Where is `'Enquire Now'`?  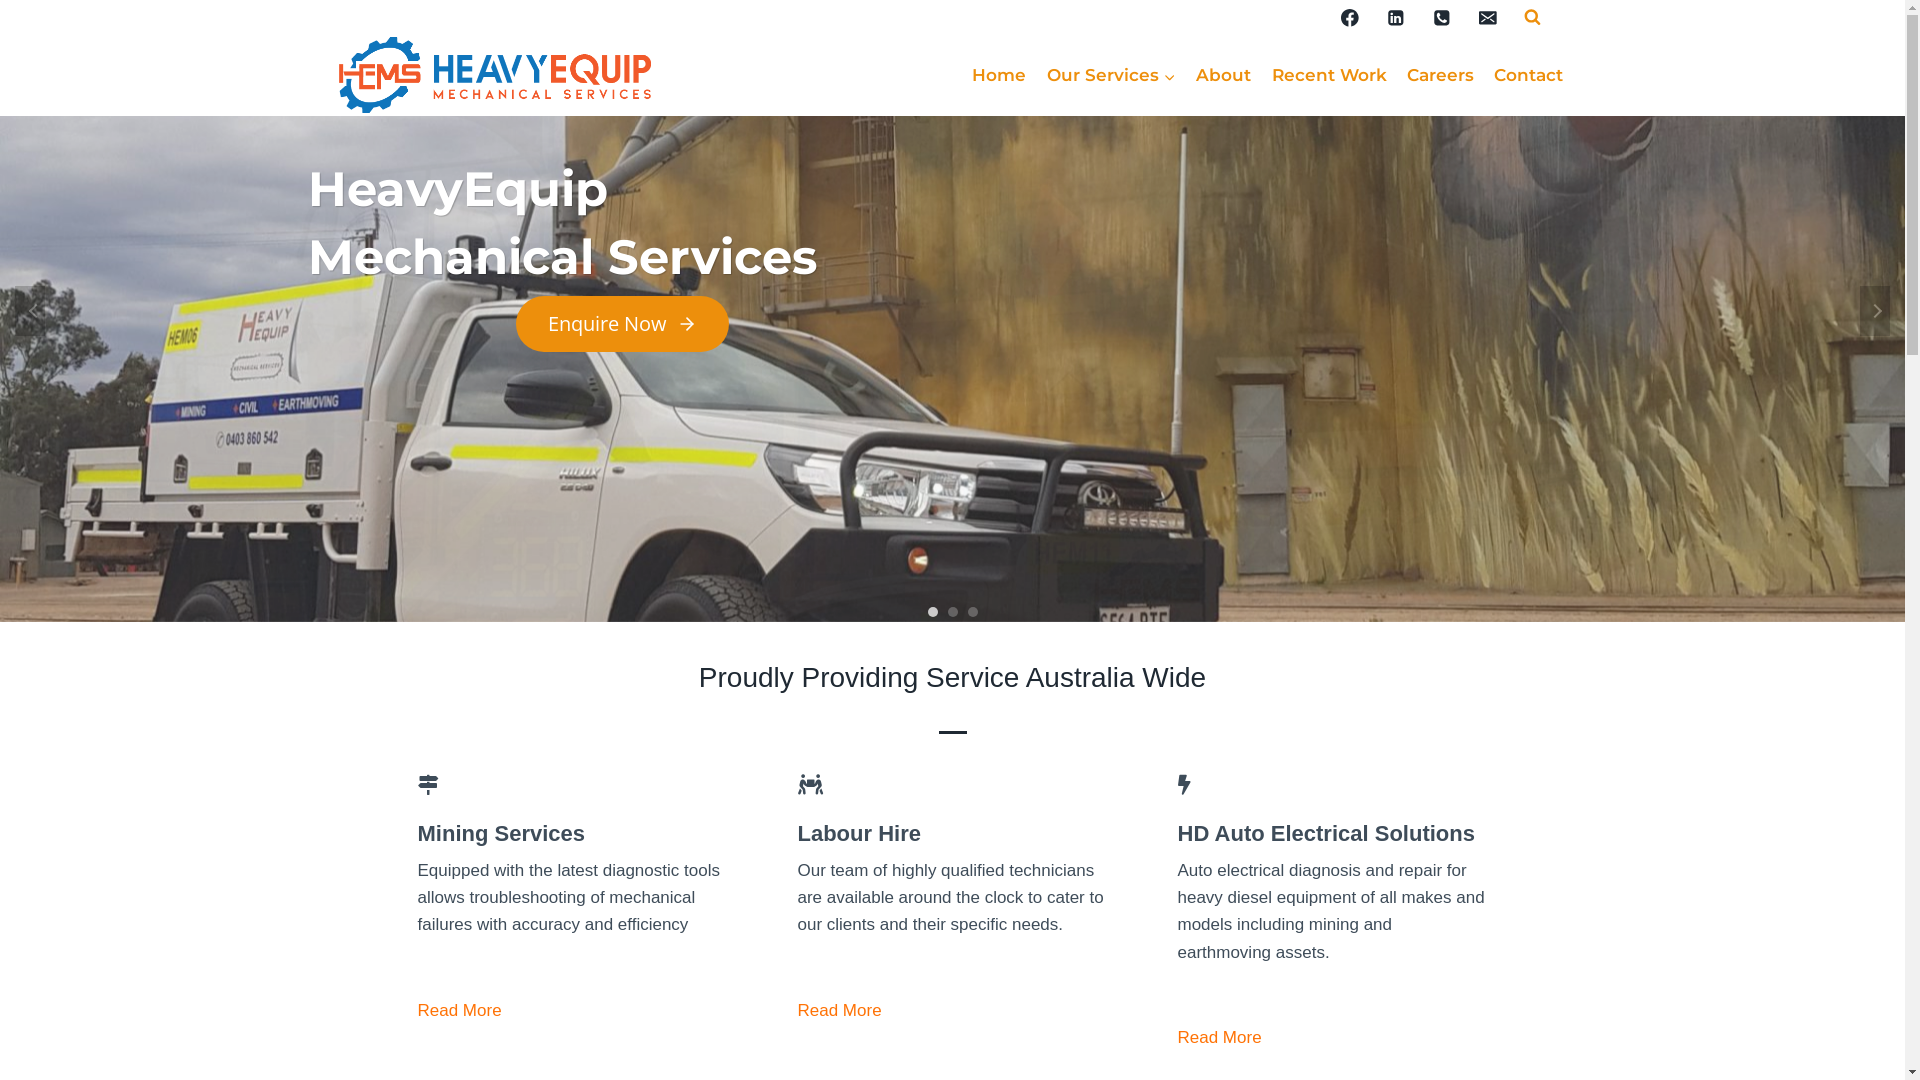
'Enquire Now' is located at coordinates (621, 323).